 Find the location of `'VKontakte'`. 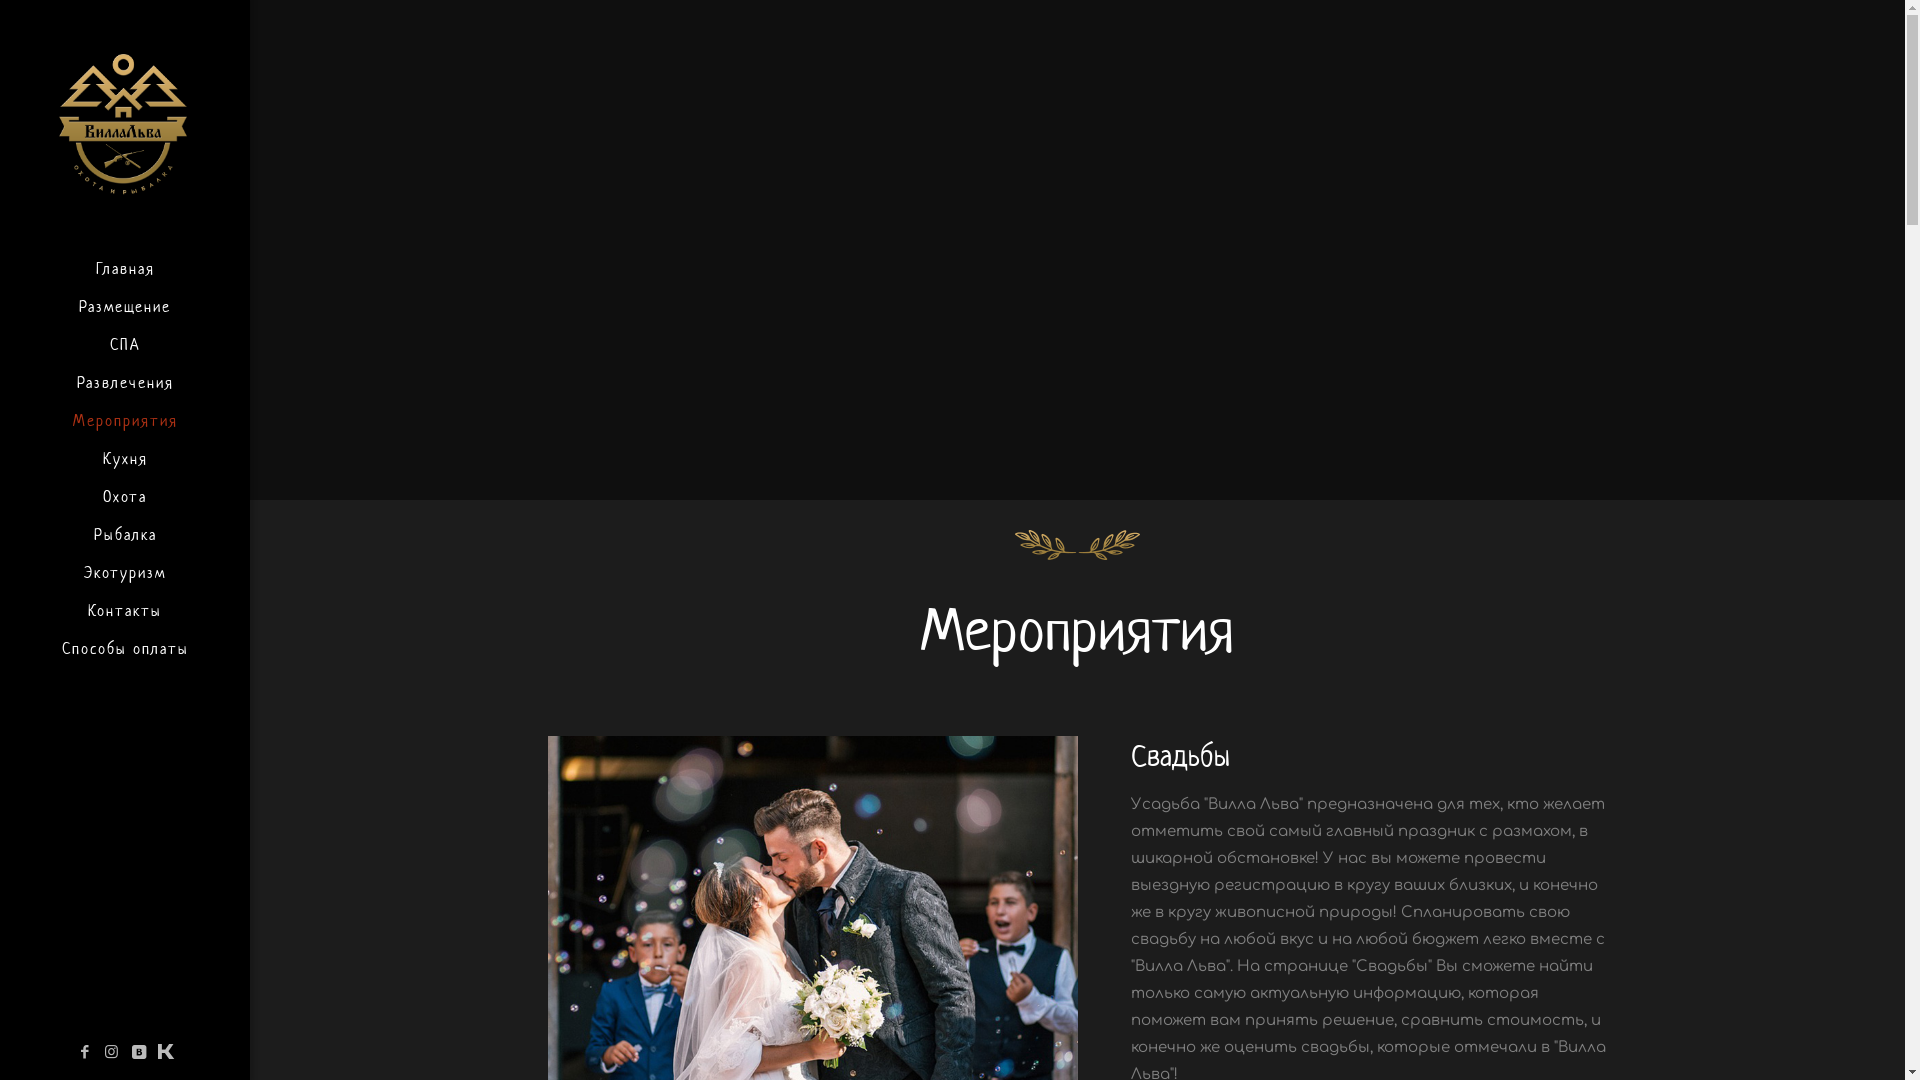

'VKontakte' is located at coordinates (137, 1051).